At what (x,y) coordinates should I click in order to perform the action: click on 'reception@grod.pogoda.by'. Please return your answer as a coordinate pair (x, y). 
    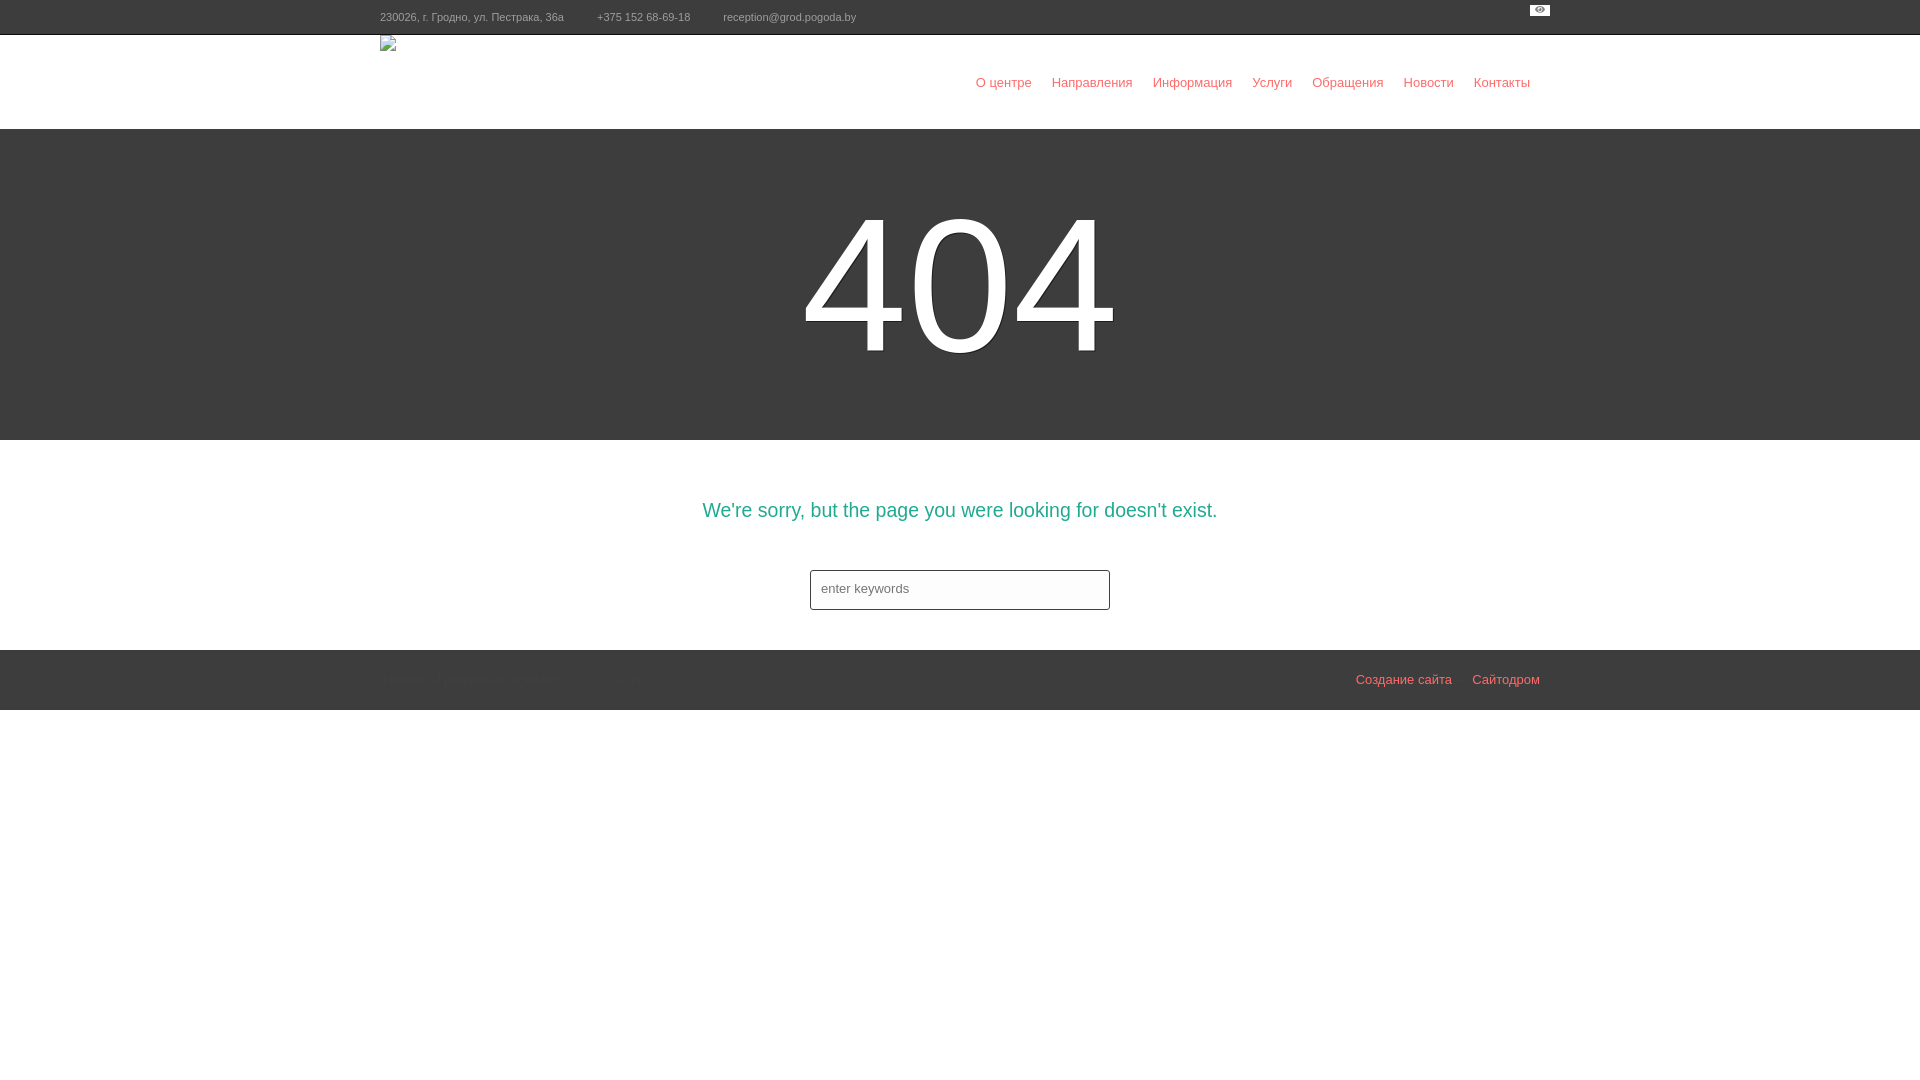
    Looking at the image, I should click on (788, 15).